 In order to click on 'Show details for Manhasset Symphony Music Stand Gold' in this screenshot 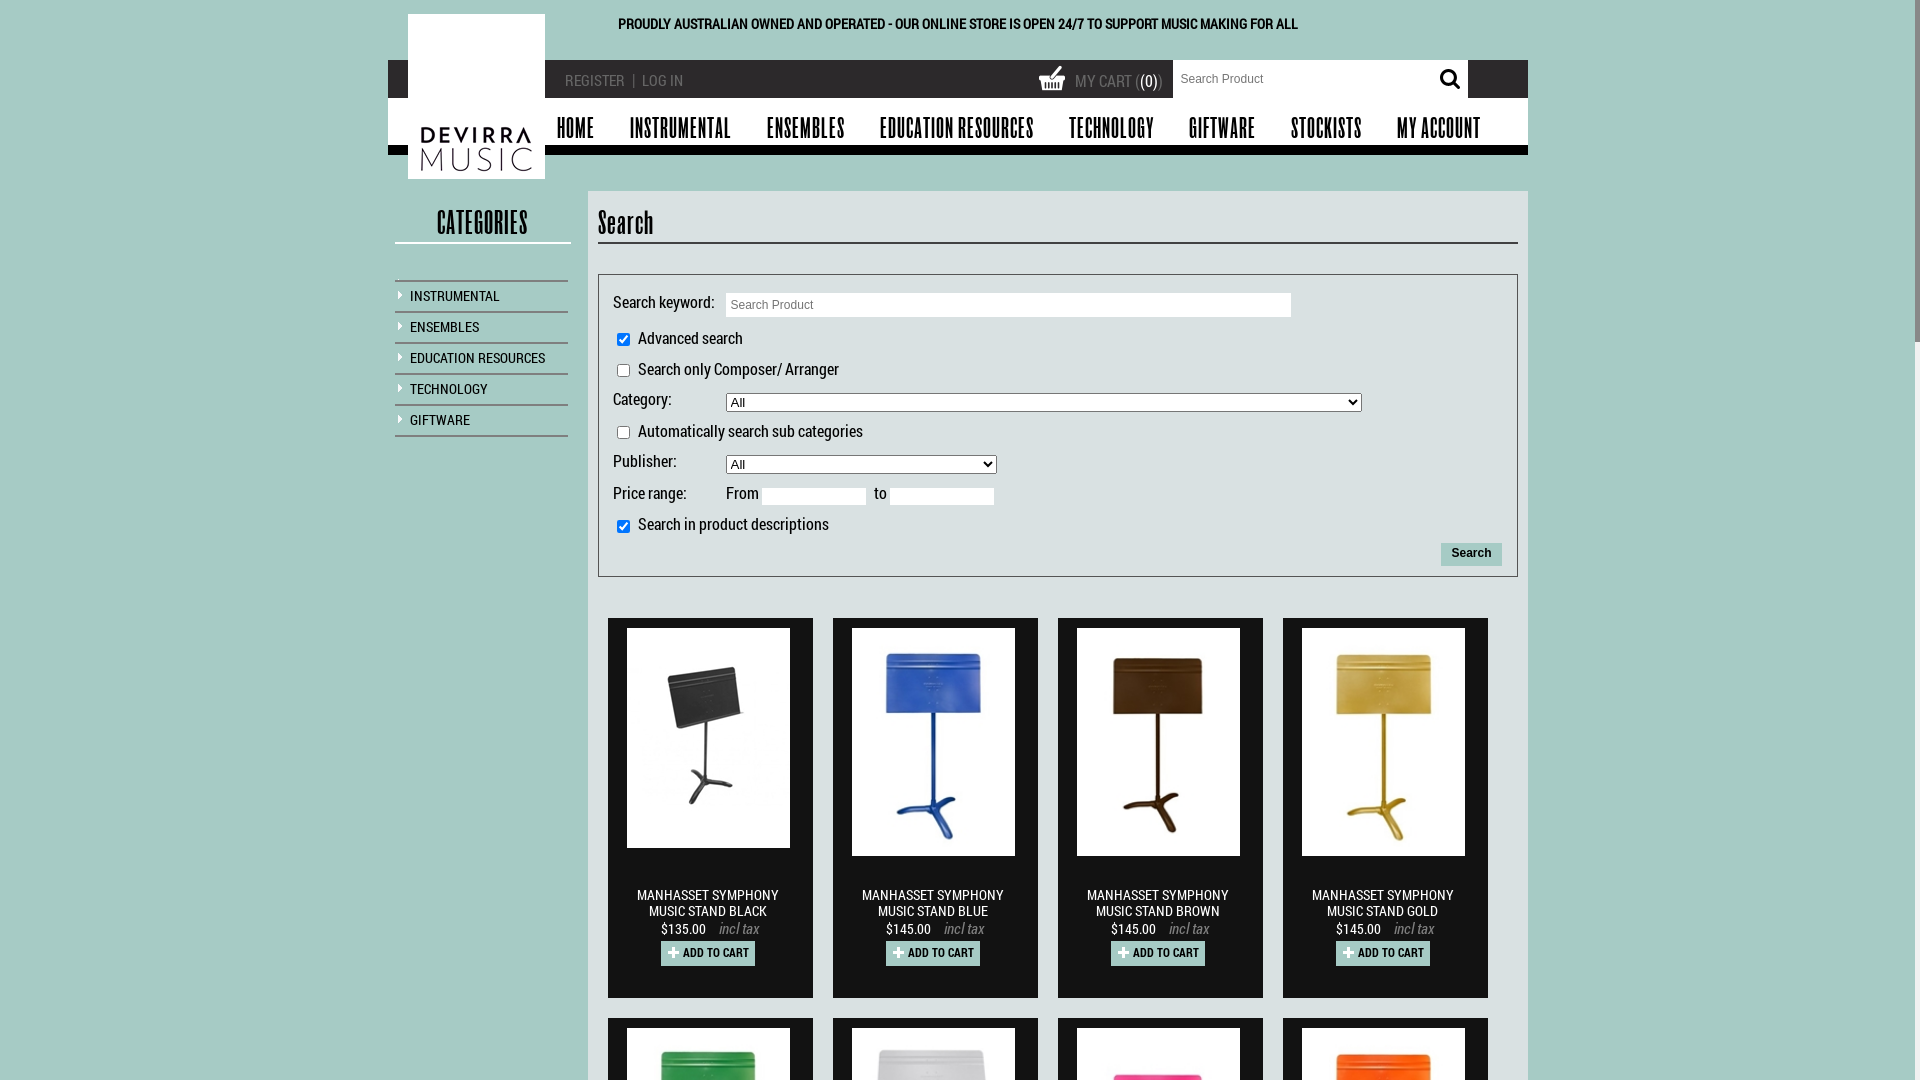, I will do `click(1382, 742)`.